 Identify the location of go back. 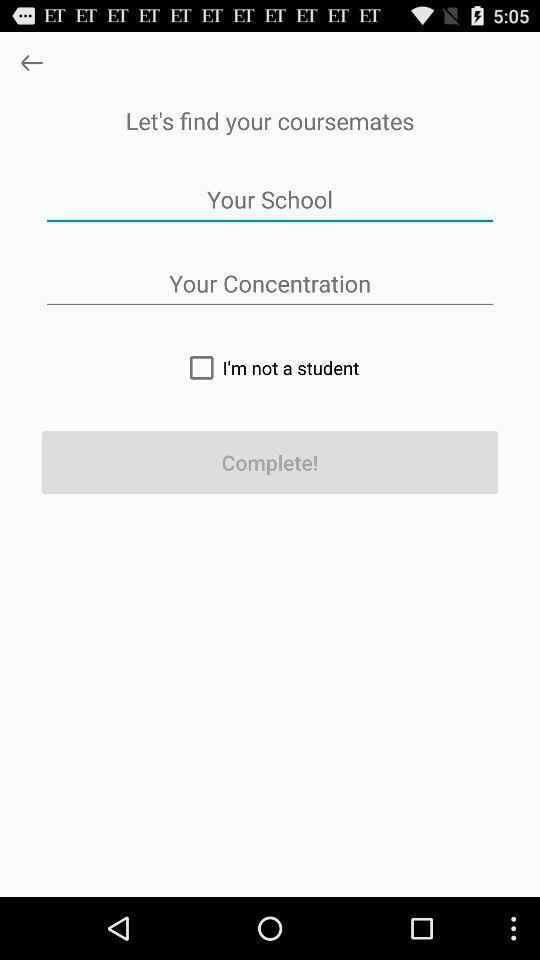
(30, 62).